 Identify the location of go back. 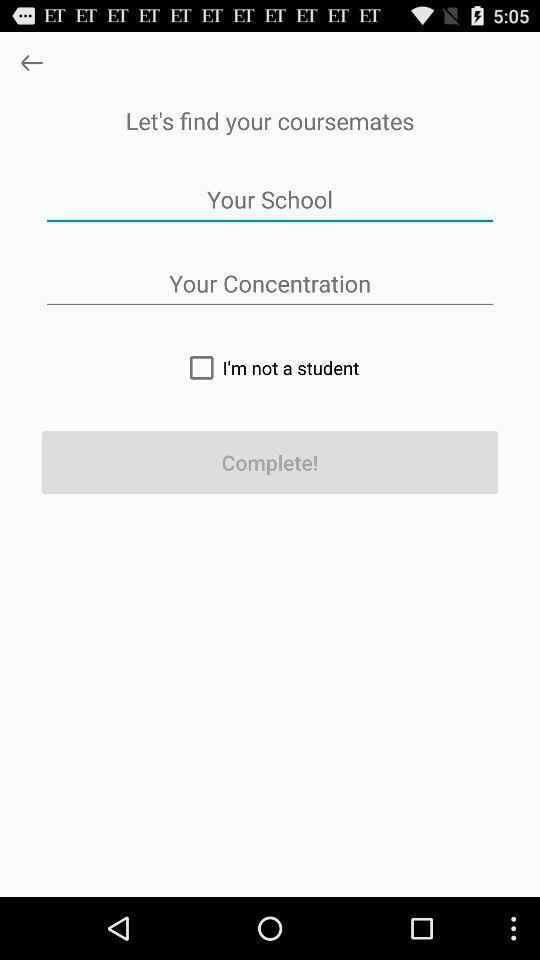
(30, 62).